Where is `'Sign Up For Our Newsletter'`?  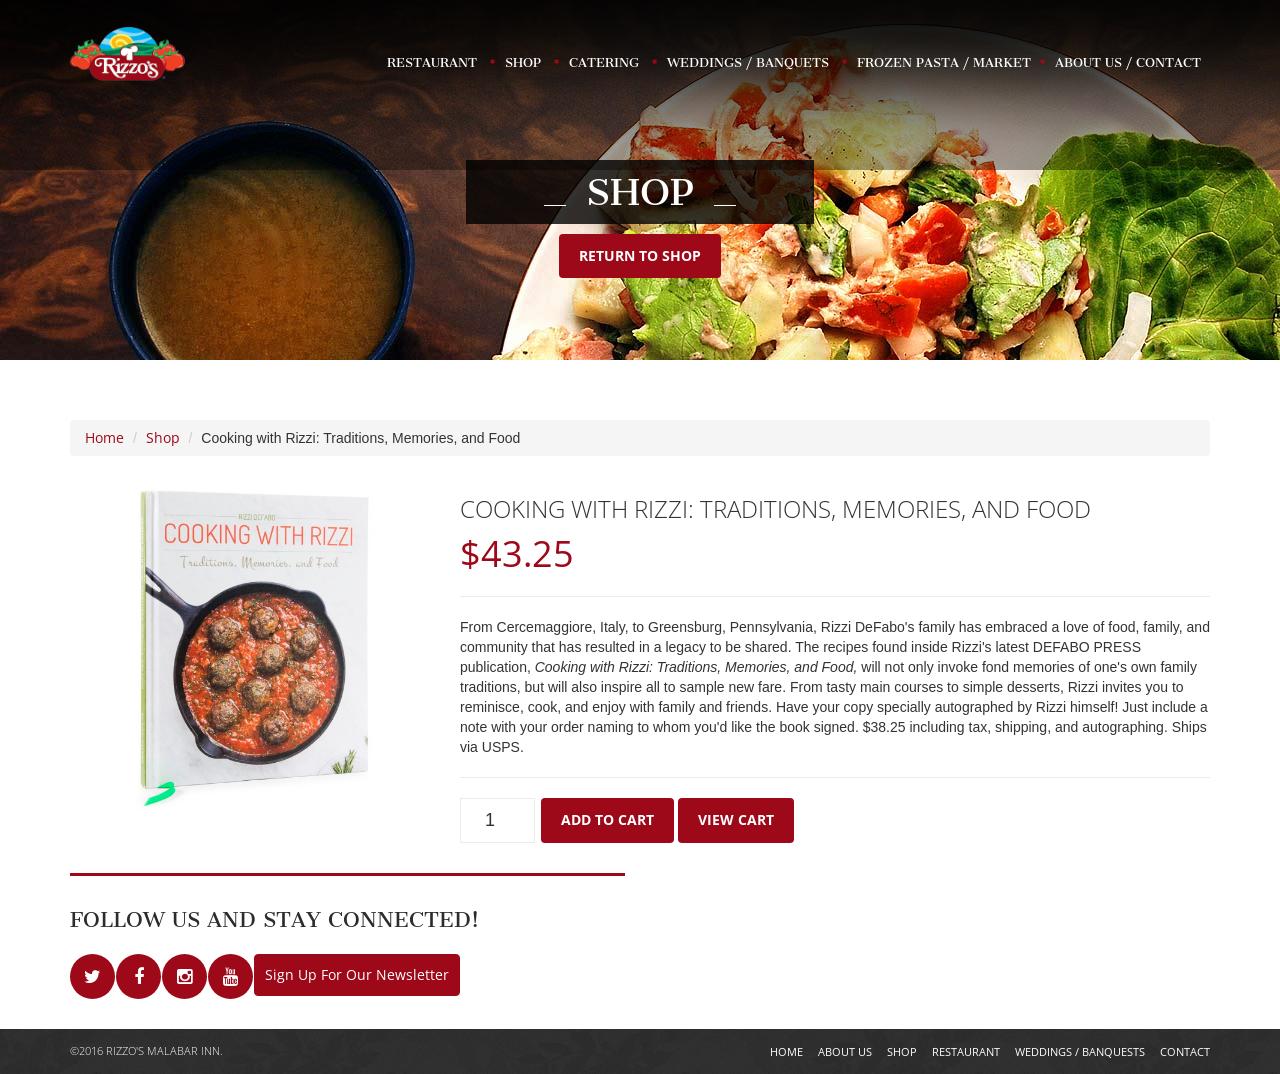
'Sign Up For Our Newsletter' is located at coordinates (356, 973).